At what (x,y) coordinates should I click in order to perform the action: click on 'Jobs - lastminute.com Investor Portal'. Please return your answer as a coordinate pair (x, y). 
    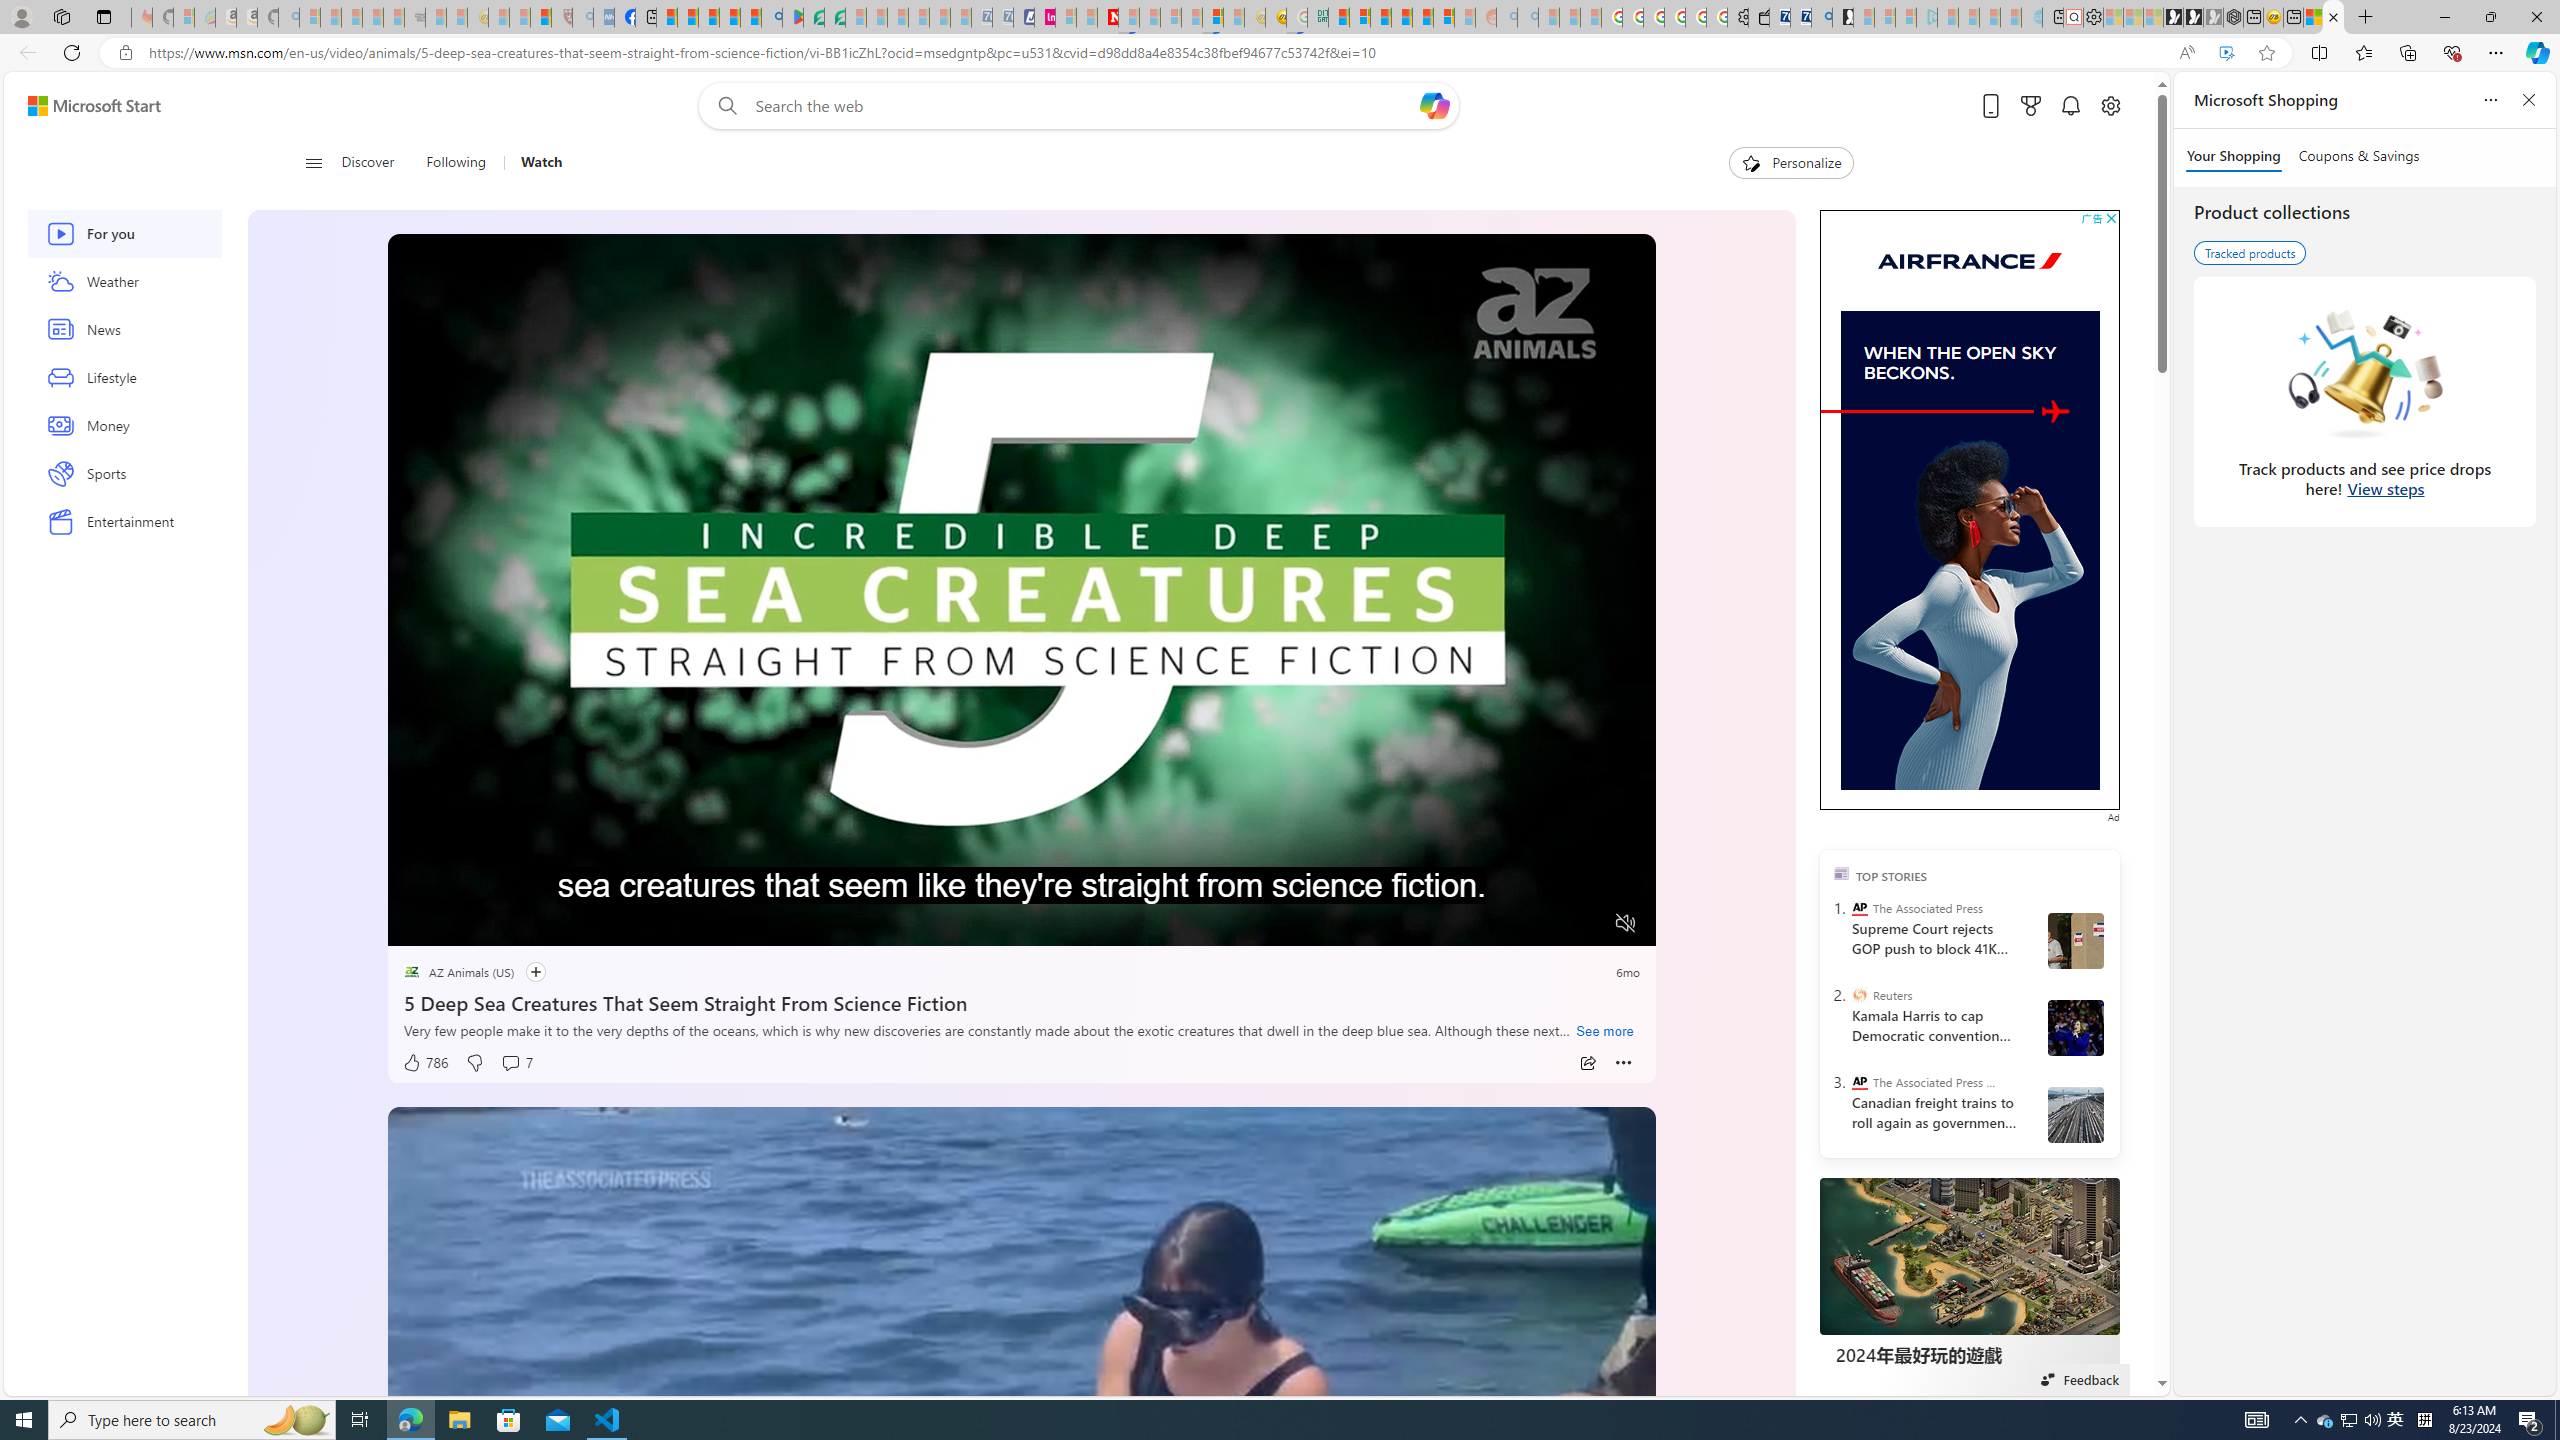
    Looking at the image, I should click on (1044, 16).